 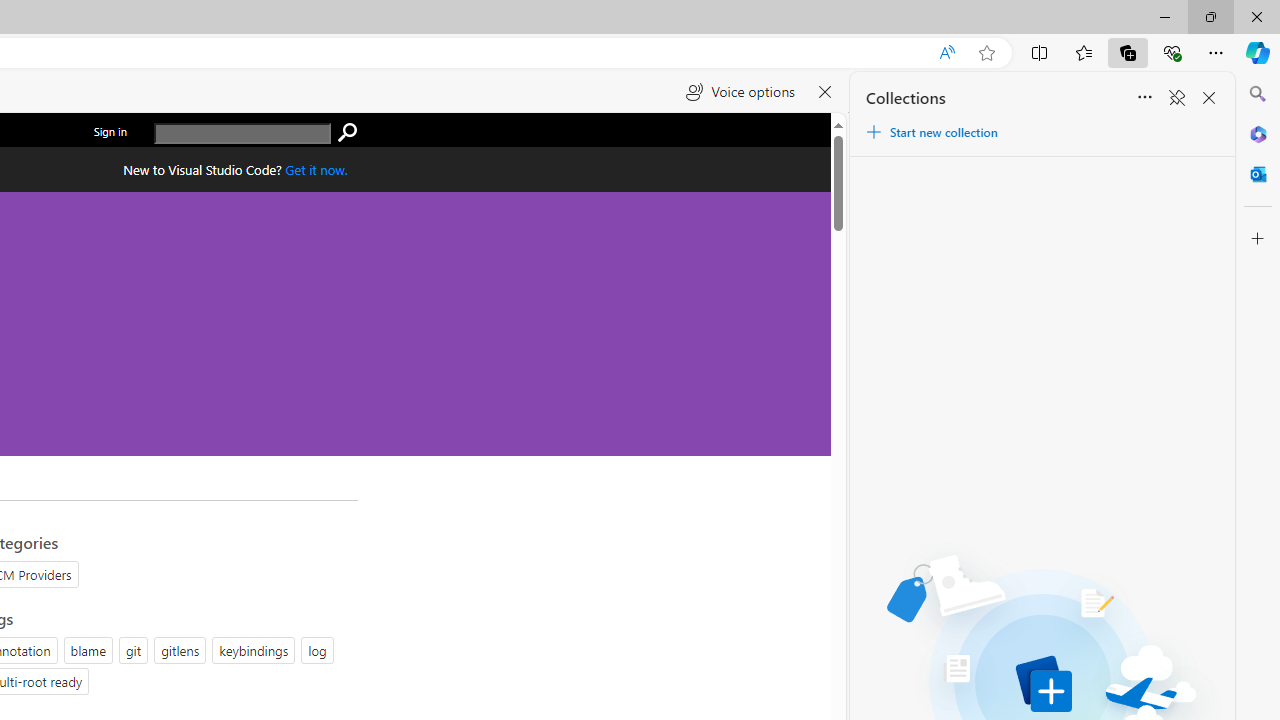 What do you see at coordinates (1144, 98) in the screenshot?
I see `'Sort'` at bounding box center [1144, 98].